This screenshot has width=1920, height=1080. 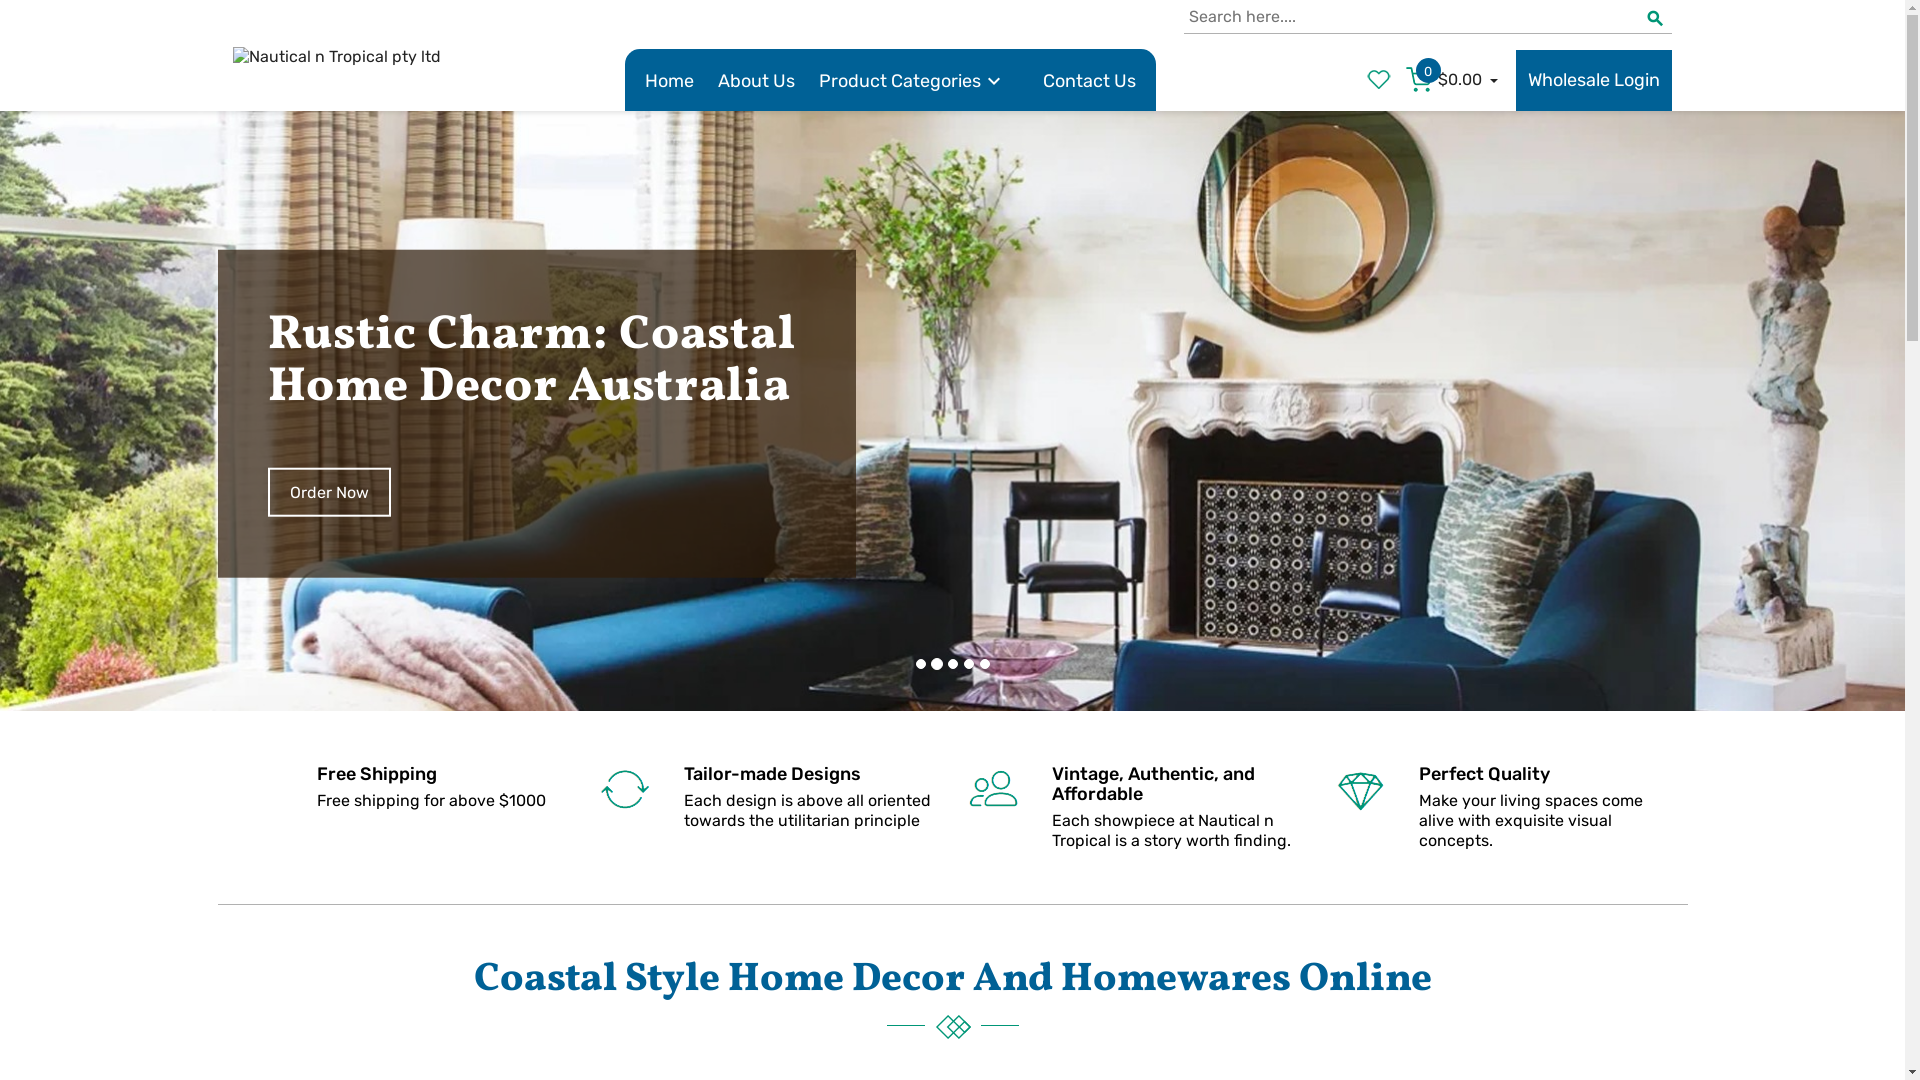 What do you see at coordinates (329, 443) in the screenshot?
I see `'Order Now'` at bounding box center [329, 443].